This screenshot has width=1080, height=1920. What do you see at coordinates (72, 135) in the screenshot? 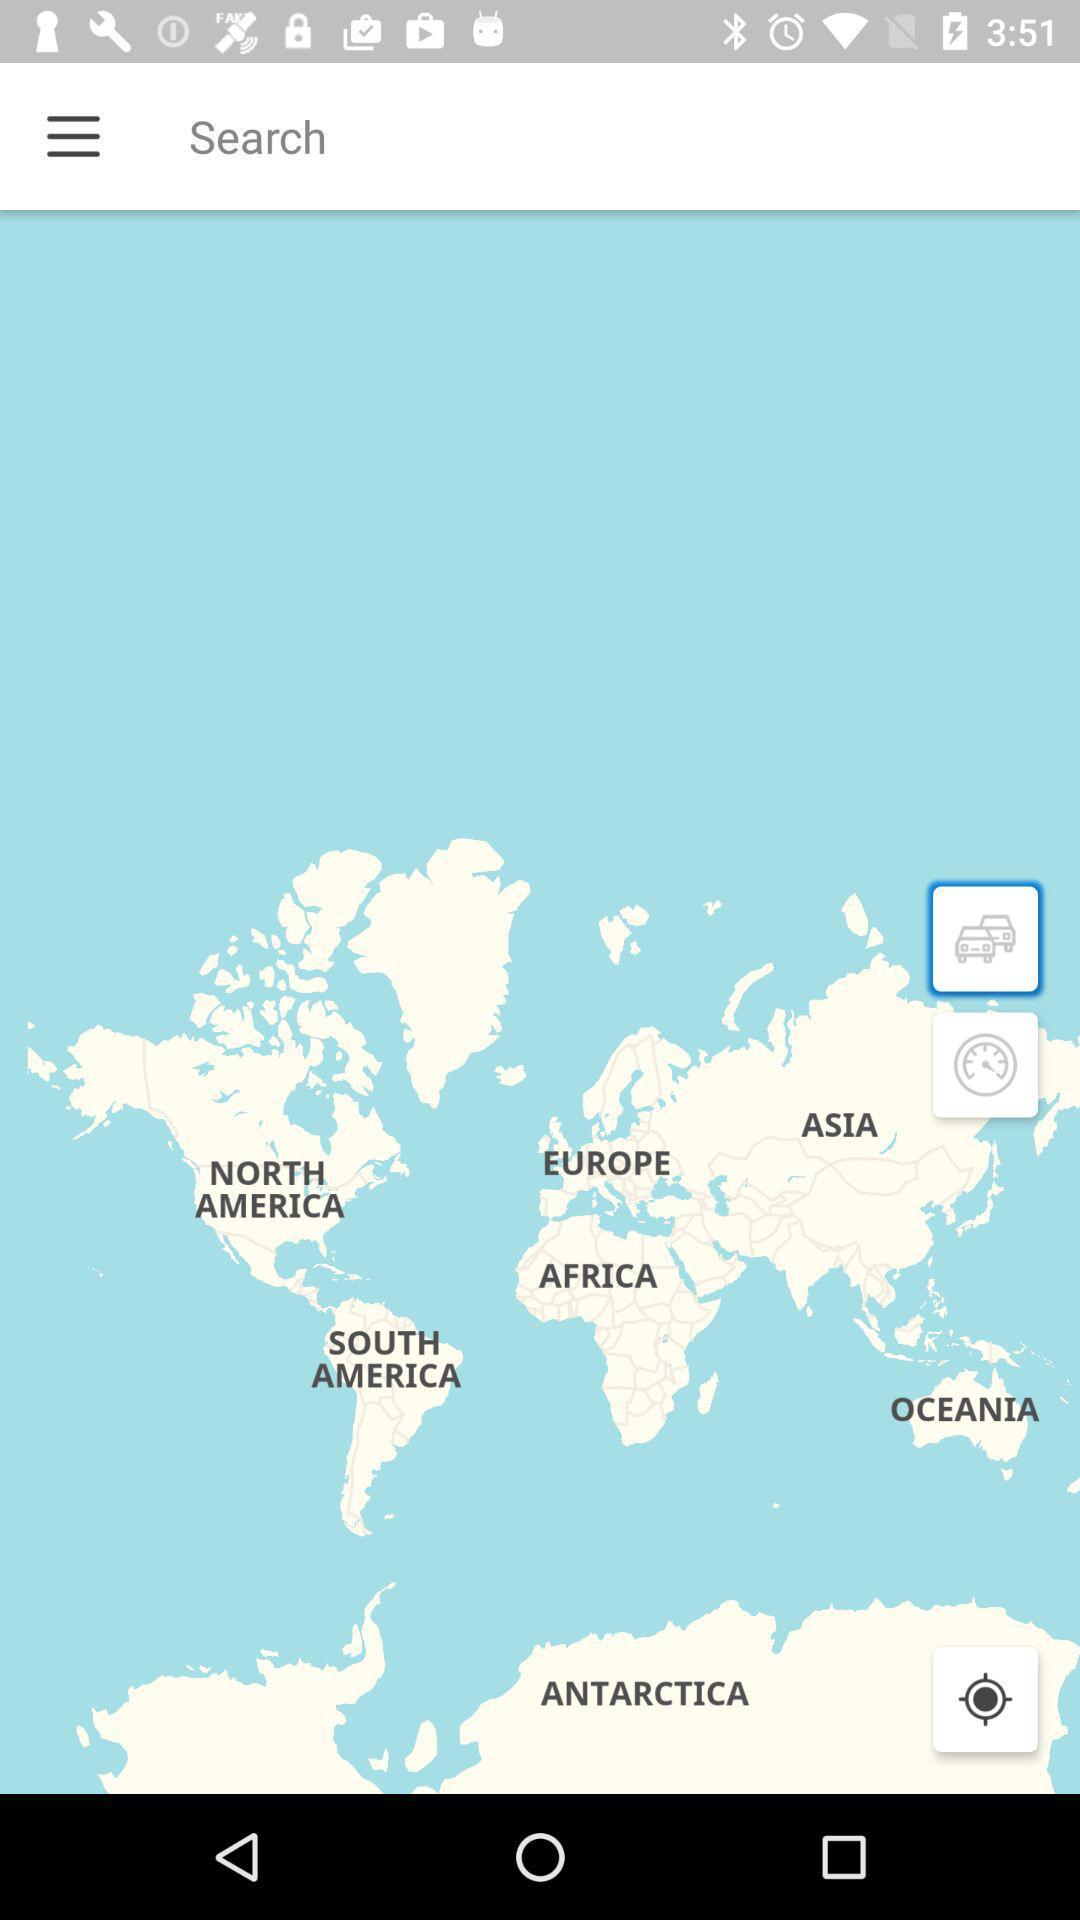
I see `menu option` at bounding box center [72, 135].